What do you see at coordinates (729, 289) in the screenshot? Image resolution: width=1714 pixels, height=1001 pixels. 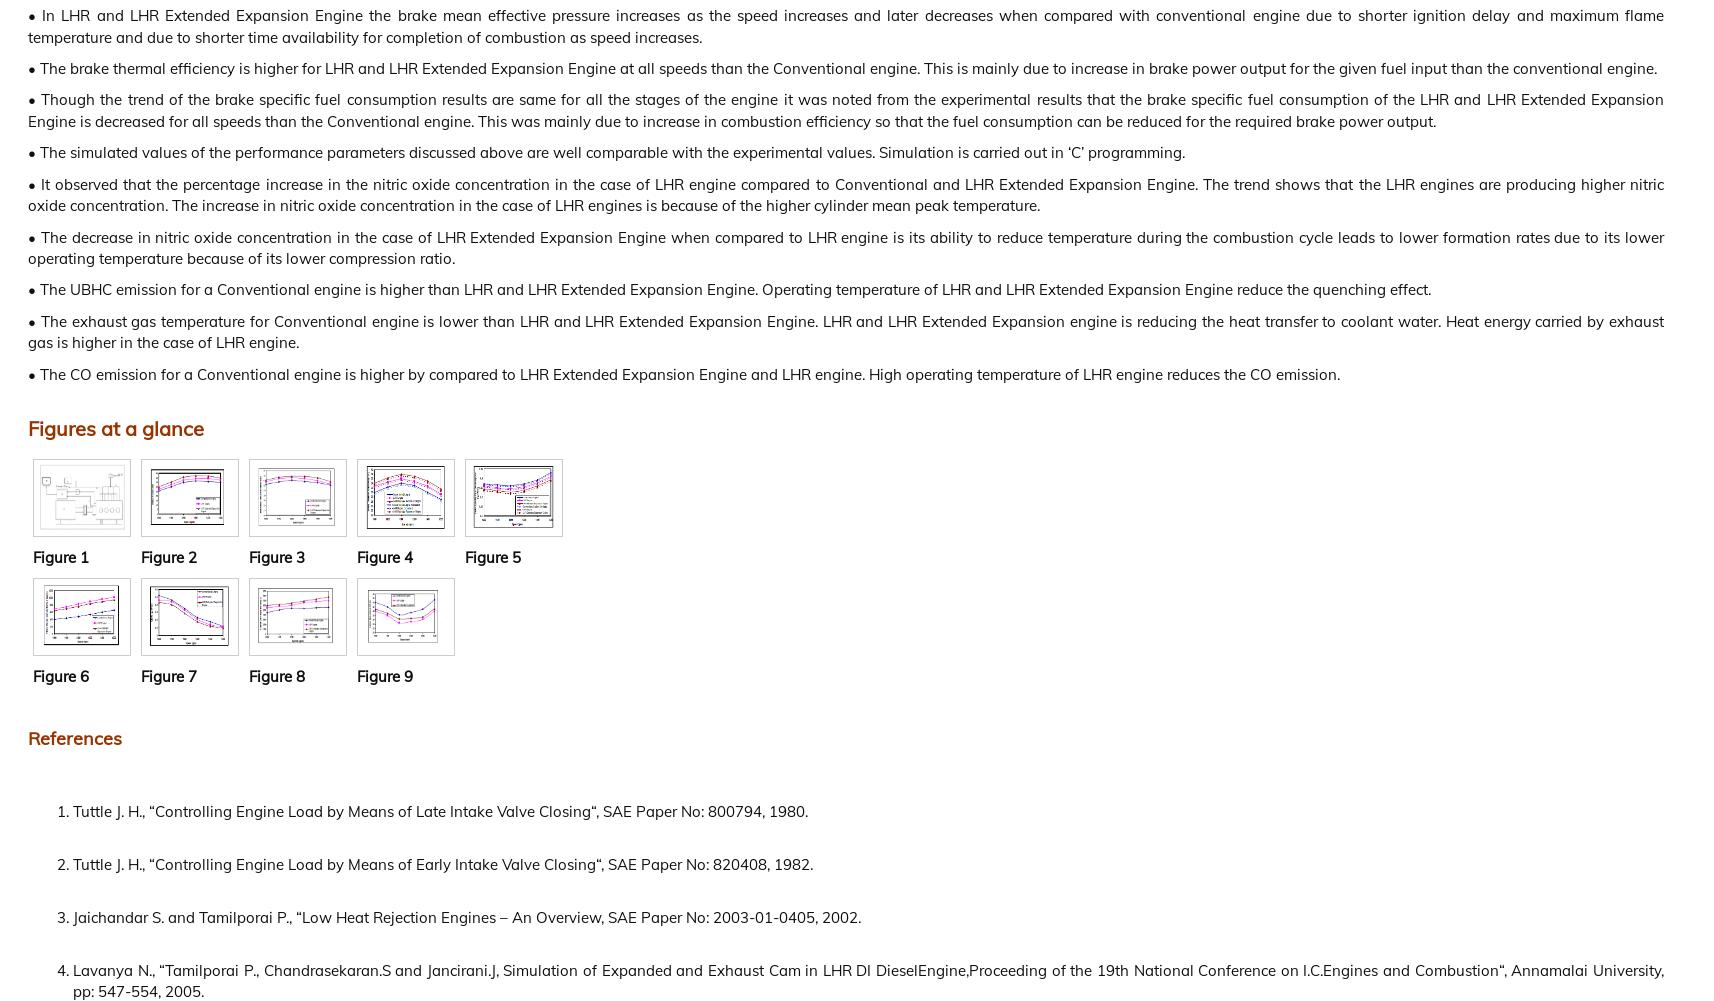 I see `'• The UBHC emission for a Conventional engine is higher than LHR and LHR Extended Expansion Engine.
Operating temperature of LHR and LHR Extended Expansion Engine reduce the quenching effect.'` at bounding box center [729, 289].